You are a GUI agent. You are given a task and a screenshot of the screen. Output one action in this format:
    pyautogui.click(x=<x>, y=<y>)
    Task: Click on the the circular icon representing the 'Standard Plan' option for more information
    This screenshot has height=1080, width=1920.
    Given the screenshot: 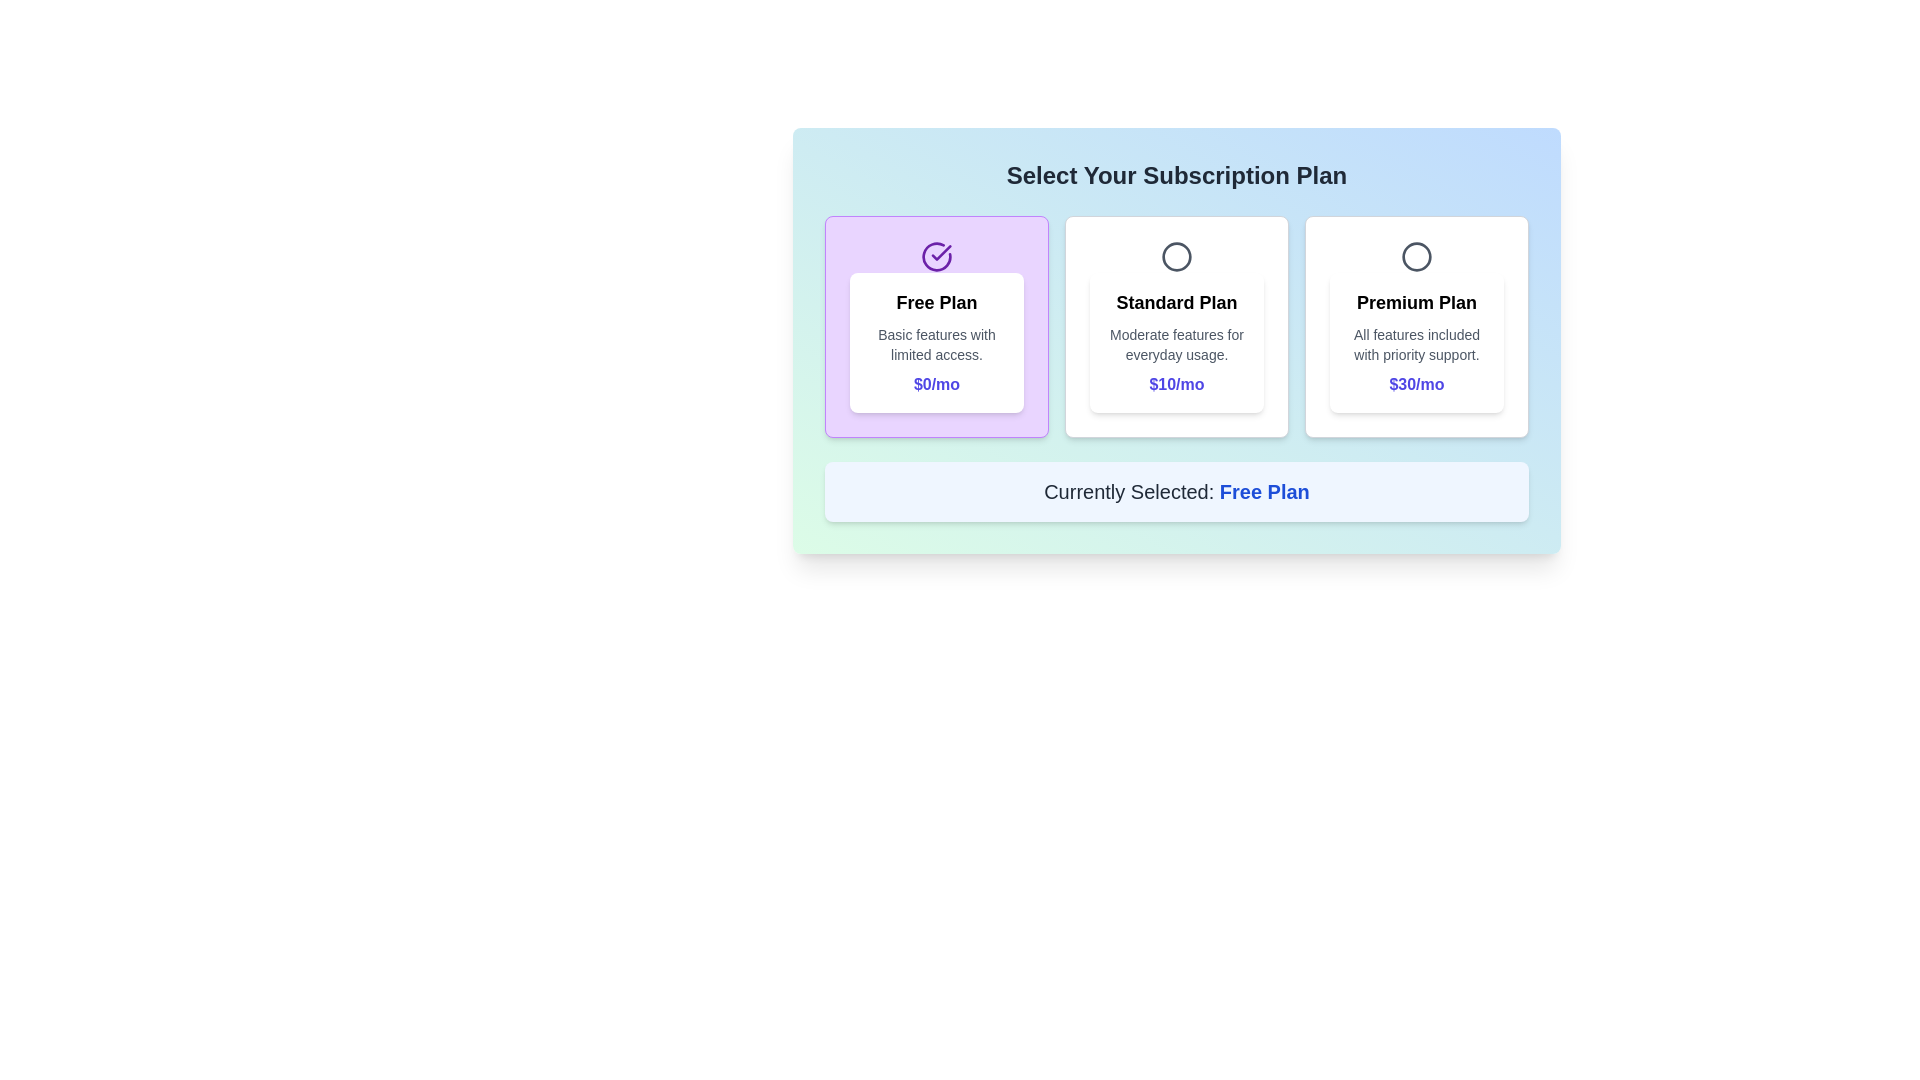 What is the action you would take?
    pyautogui.click(x=1176, y=256)
    